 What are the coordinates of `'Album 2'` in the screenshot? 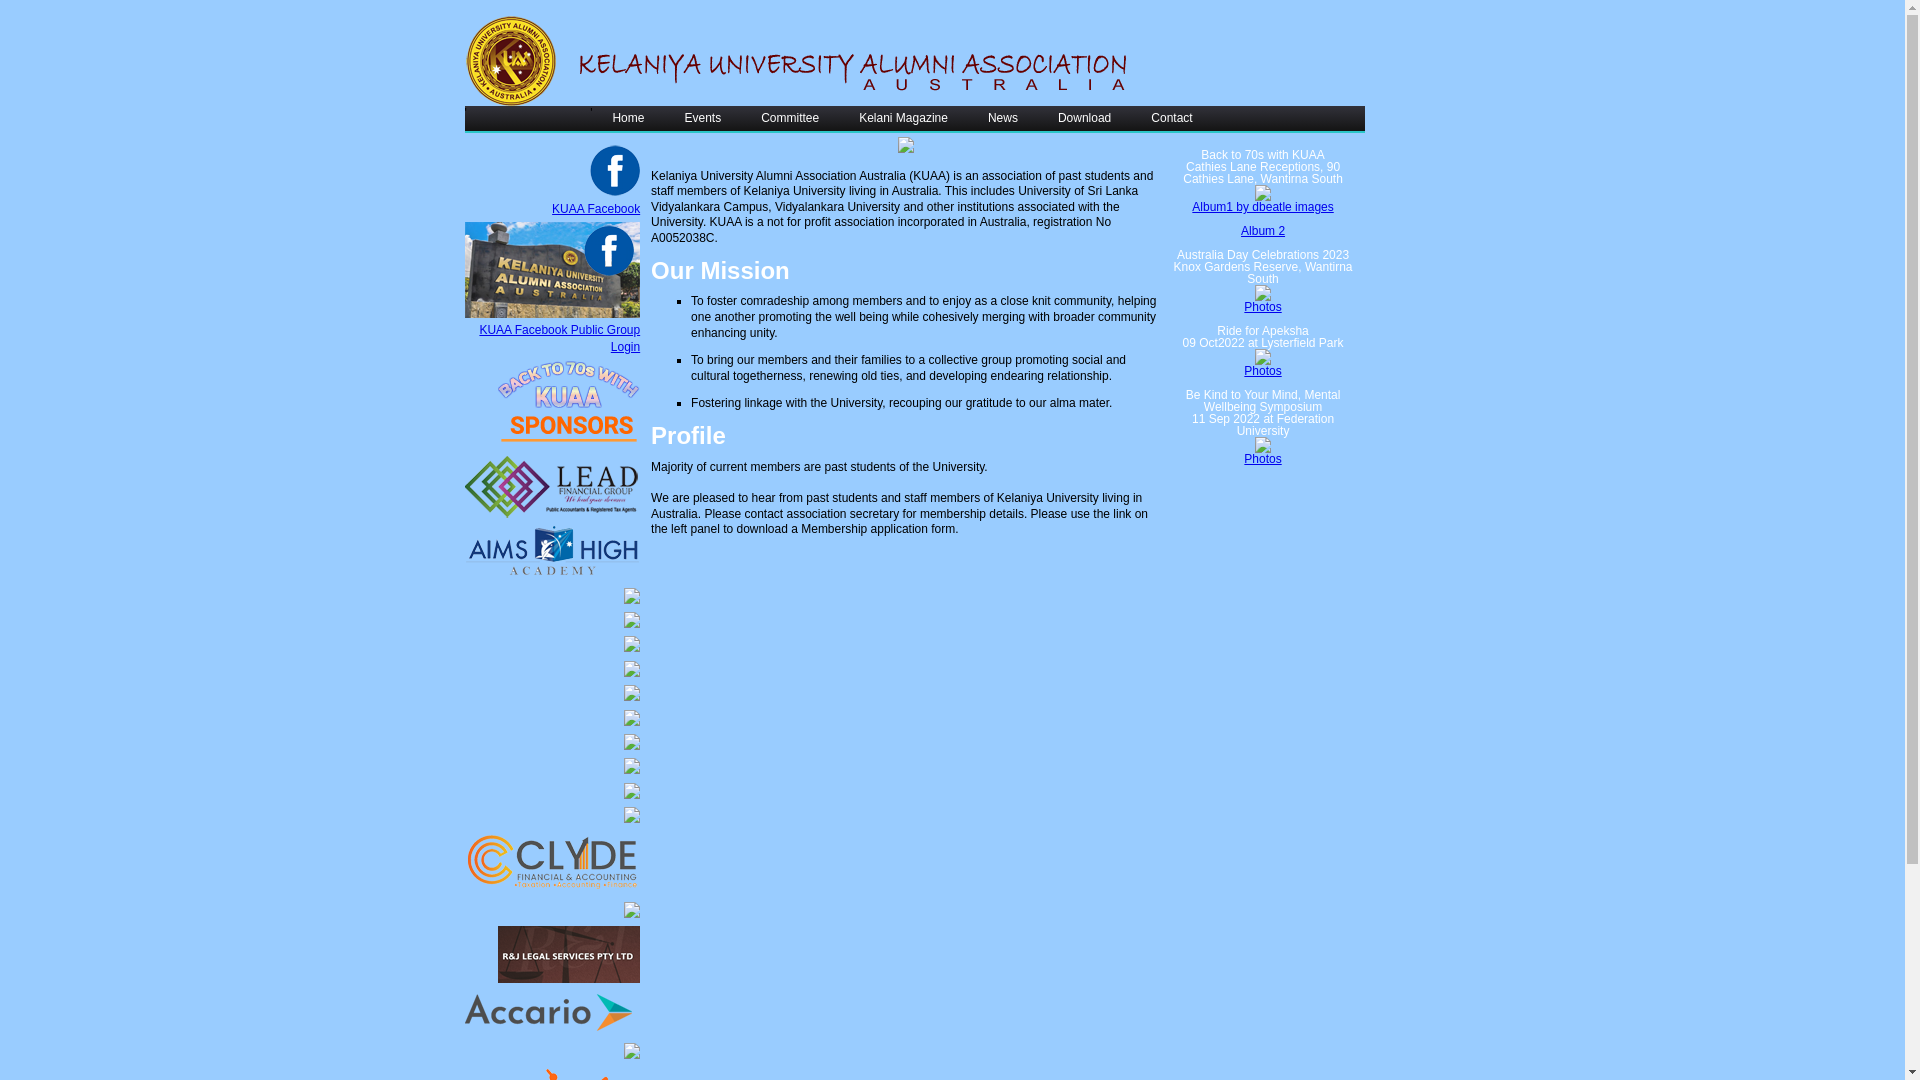 It's located at (1240, 230).